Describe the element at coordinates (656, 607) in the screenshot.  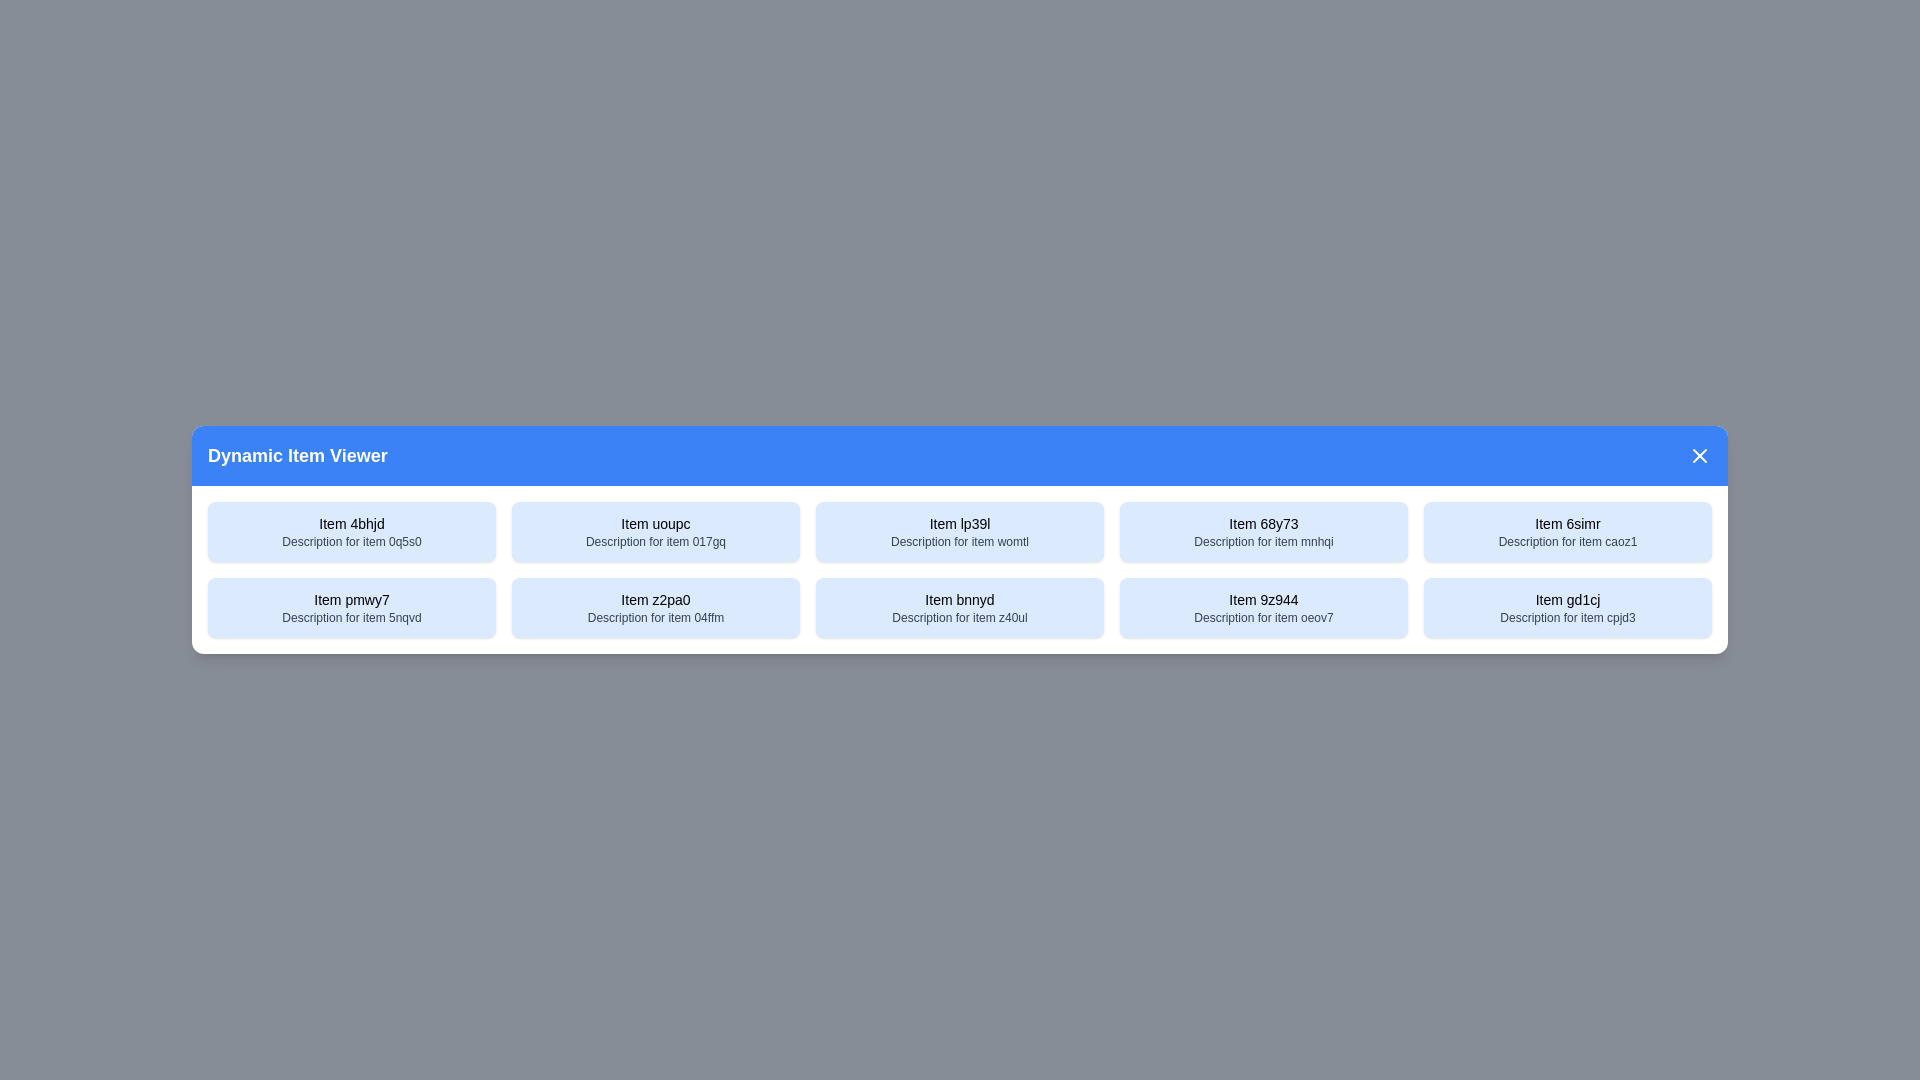
I see `the item with title Item z2pa0 to select it` at that location.